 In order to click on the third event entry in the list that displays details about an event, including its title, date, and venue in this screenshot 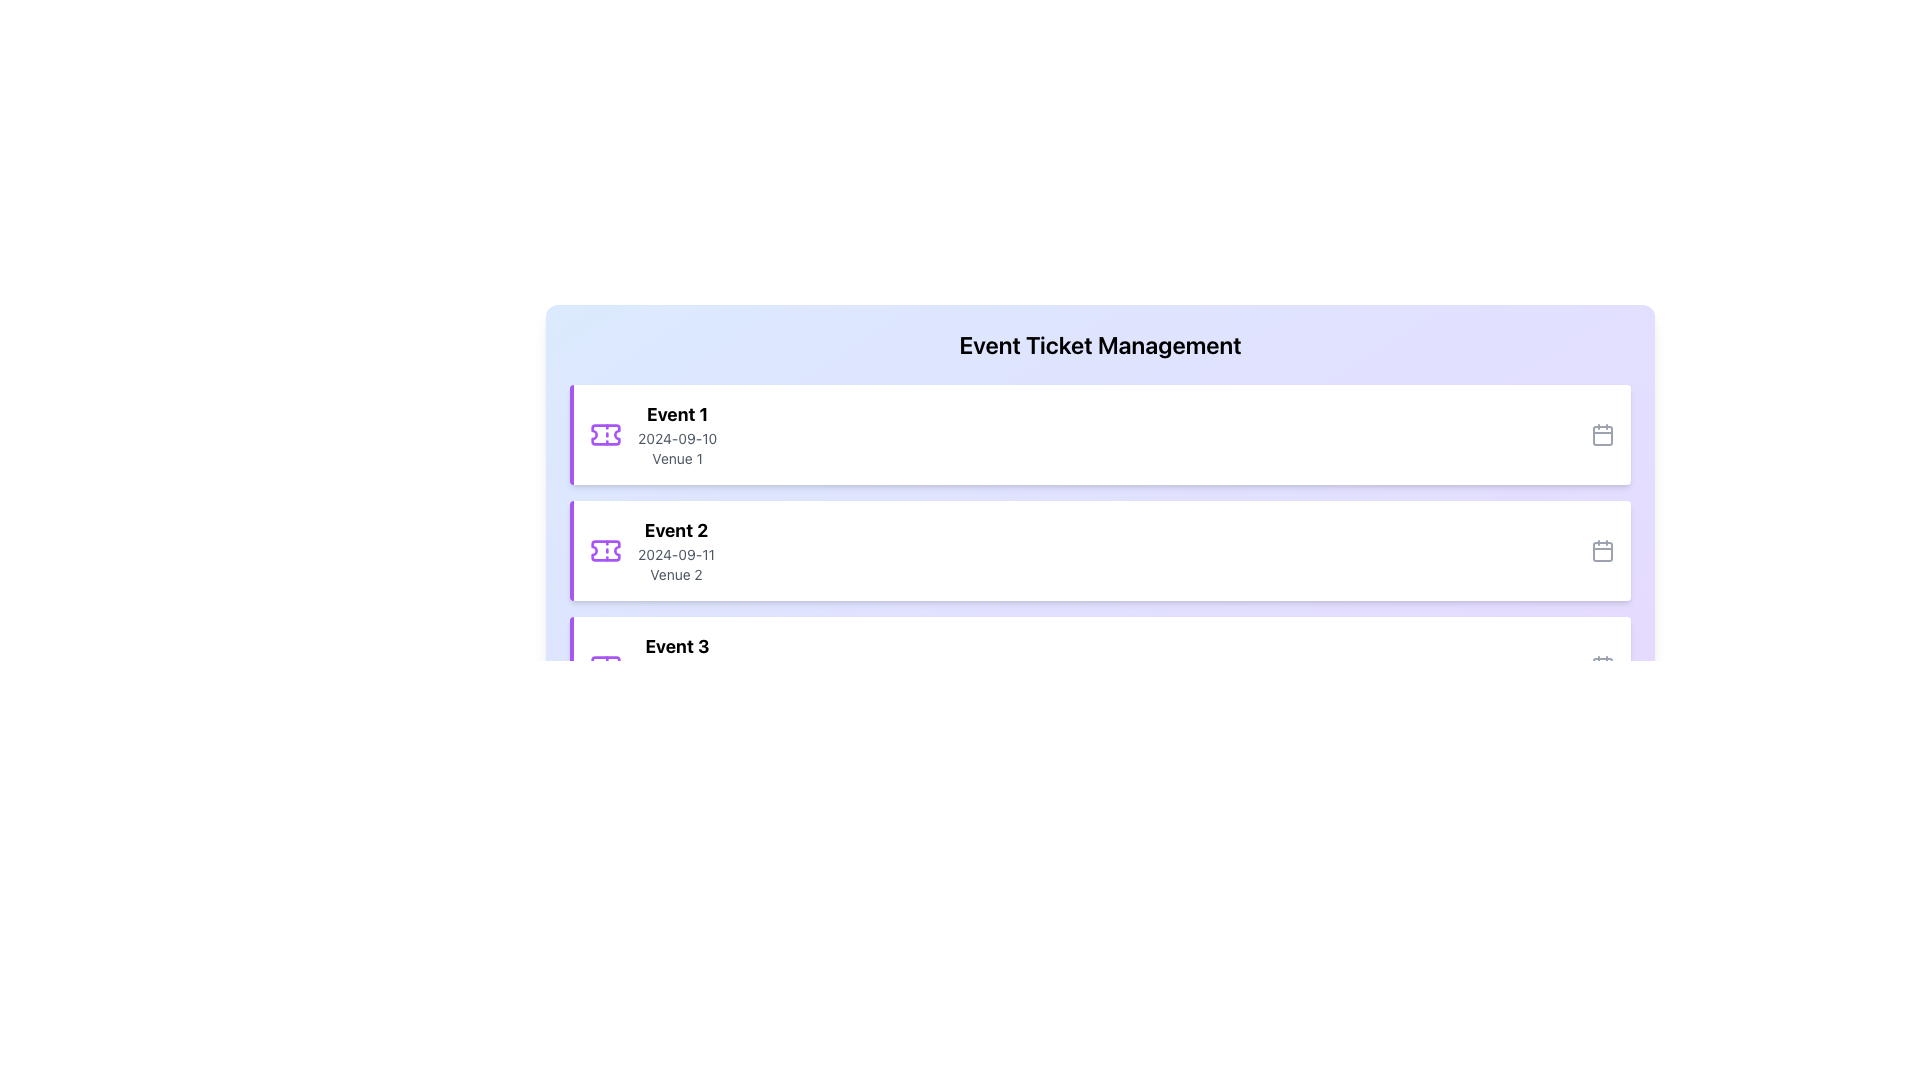, I will do `click(653, 667)`.